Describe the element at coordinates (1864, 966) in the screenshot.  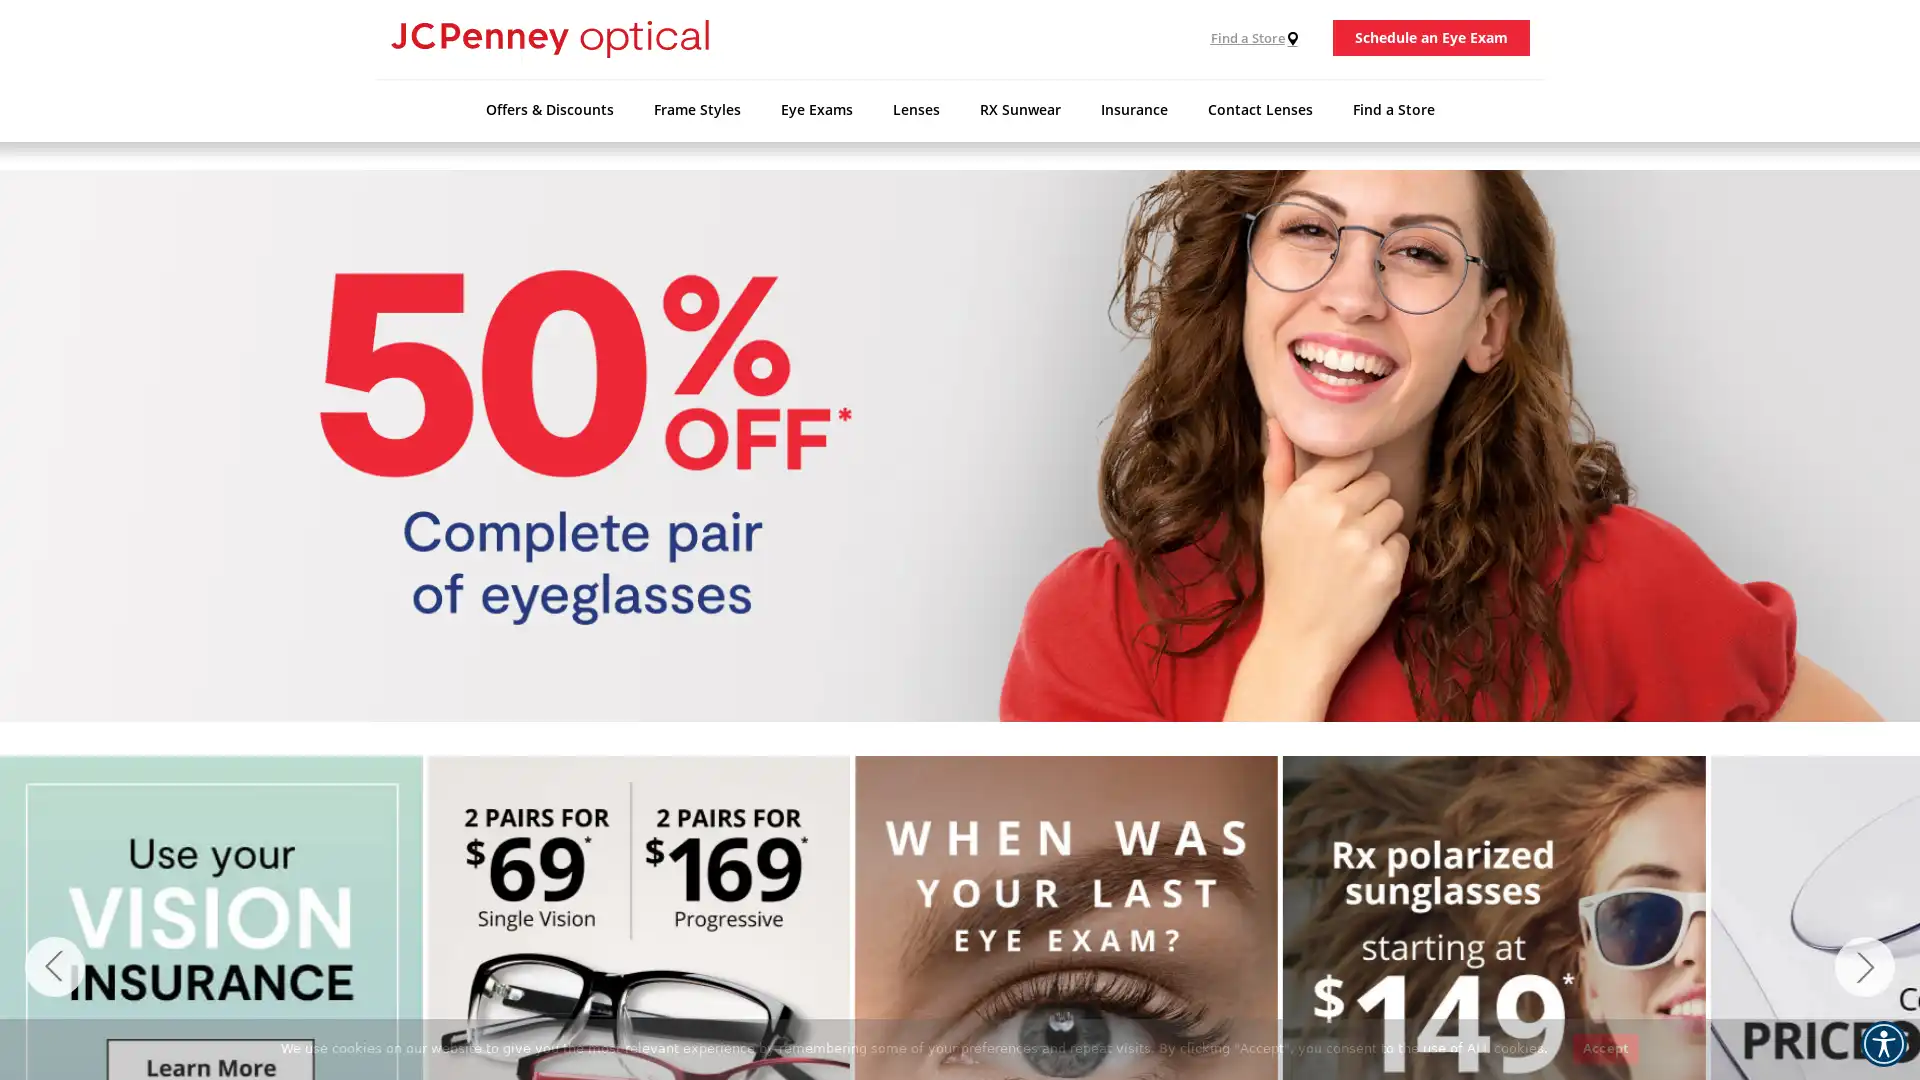
I see `next` at that location.